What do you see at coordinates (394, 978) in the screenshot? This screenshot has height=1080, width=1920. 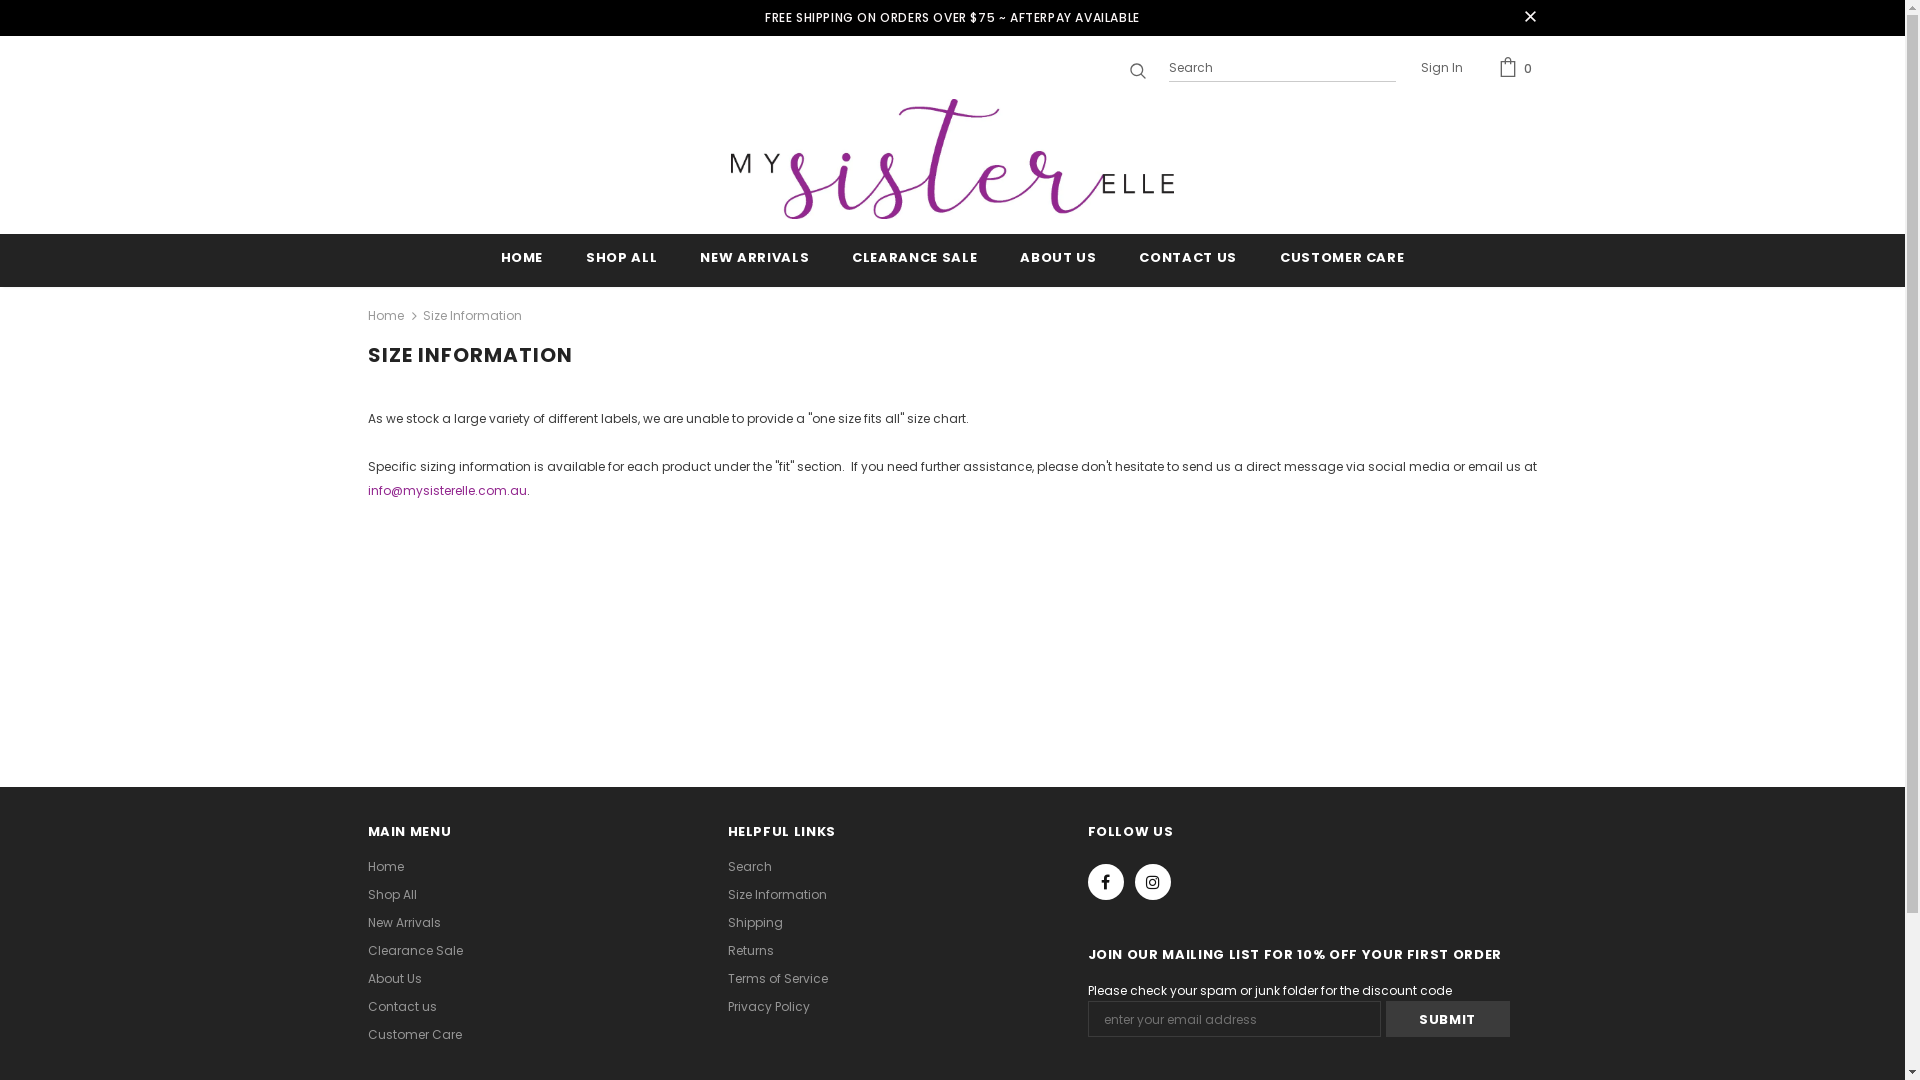 I see `'About Us'` at bounding box center [394, 978].